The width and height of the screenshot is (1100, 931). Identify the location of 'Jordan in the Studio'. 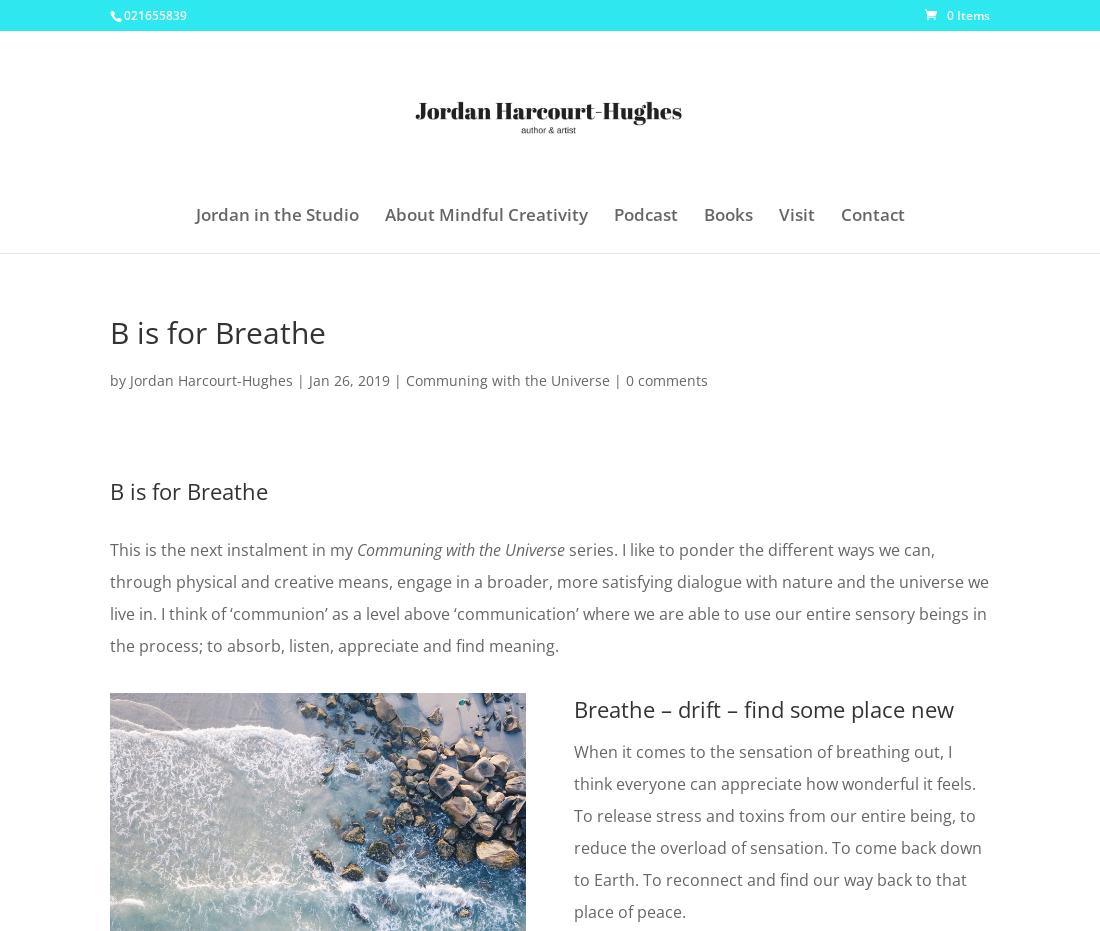
(275, 214).